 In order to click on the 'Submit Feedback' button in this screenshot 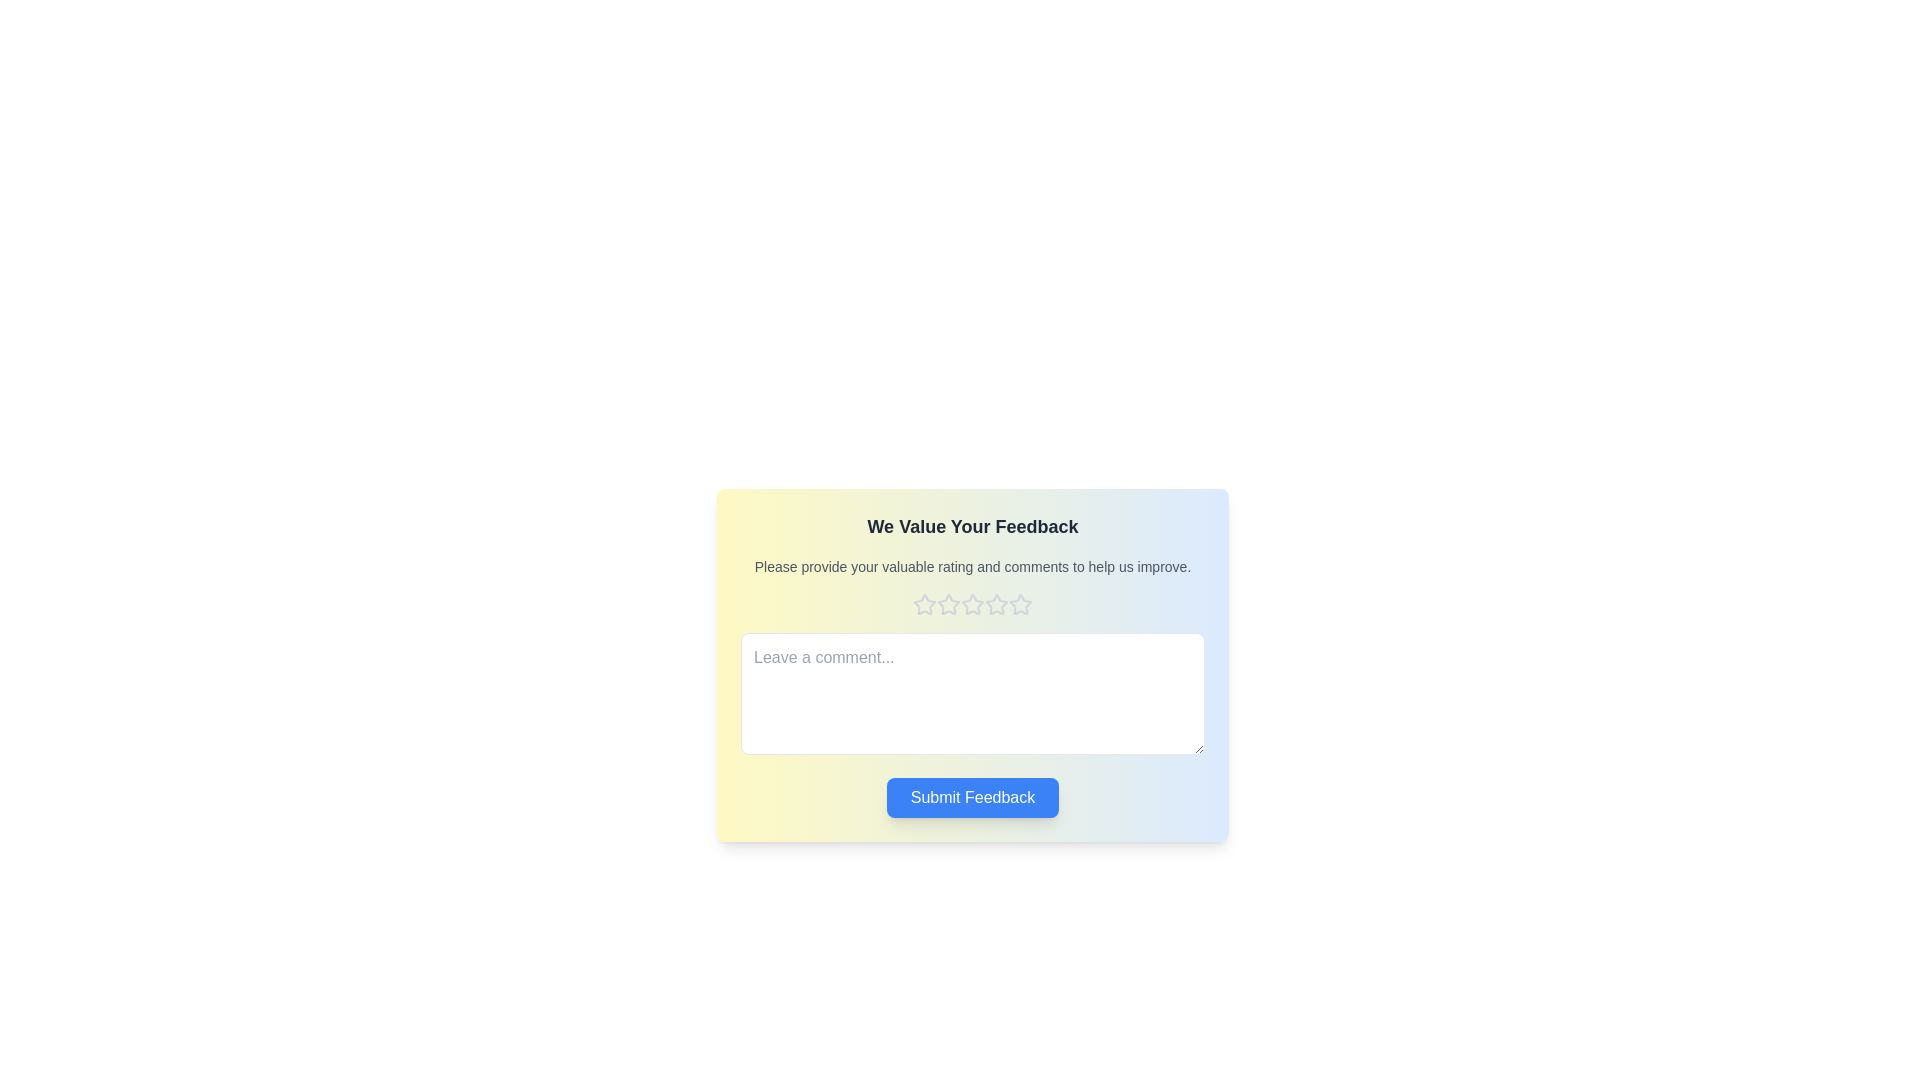, I will do `click(973, 797)`.